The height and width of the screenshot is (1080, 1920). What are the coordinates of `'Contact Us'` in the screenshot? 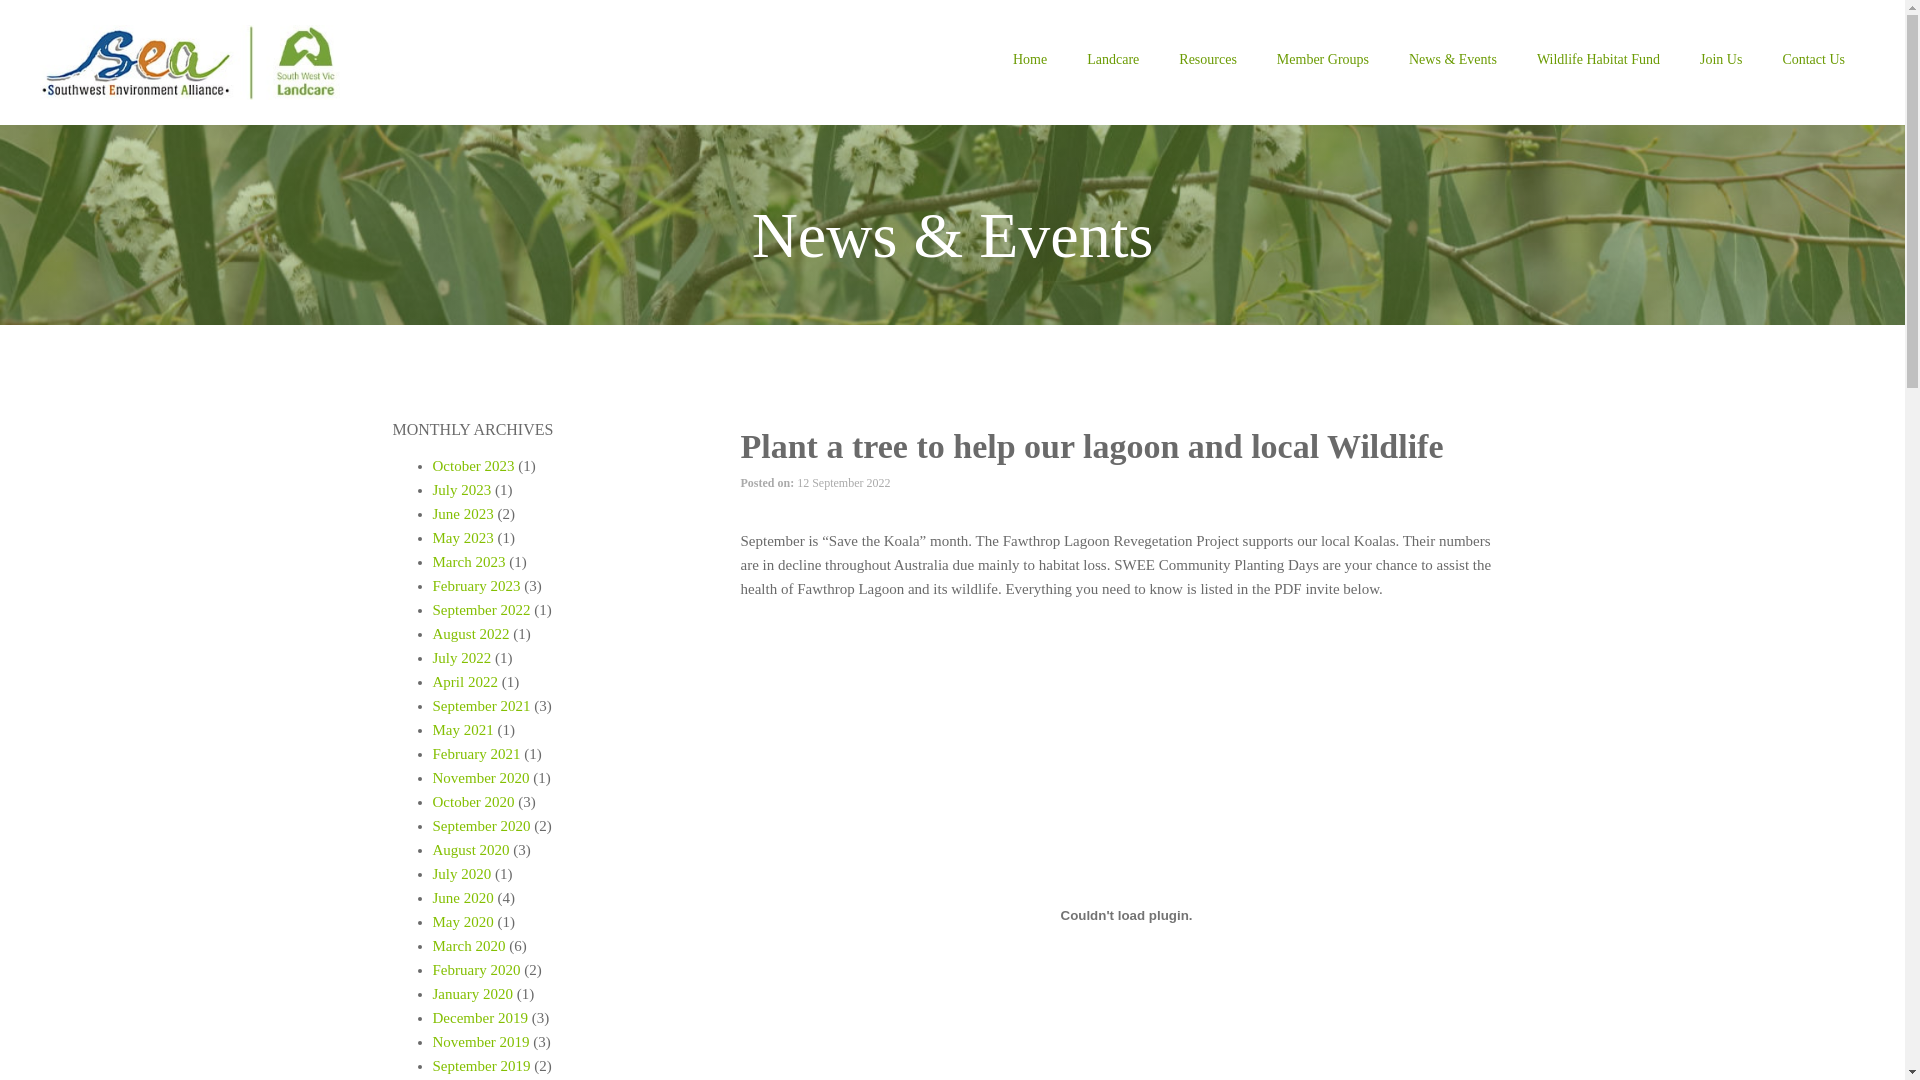 It's located at (1813, 61).